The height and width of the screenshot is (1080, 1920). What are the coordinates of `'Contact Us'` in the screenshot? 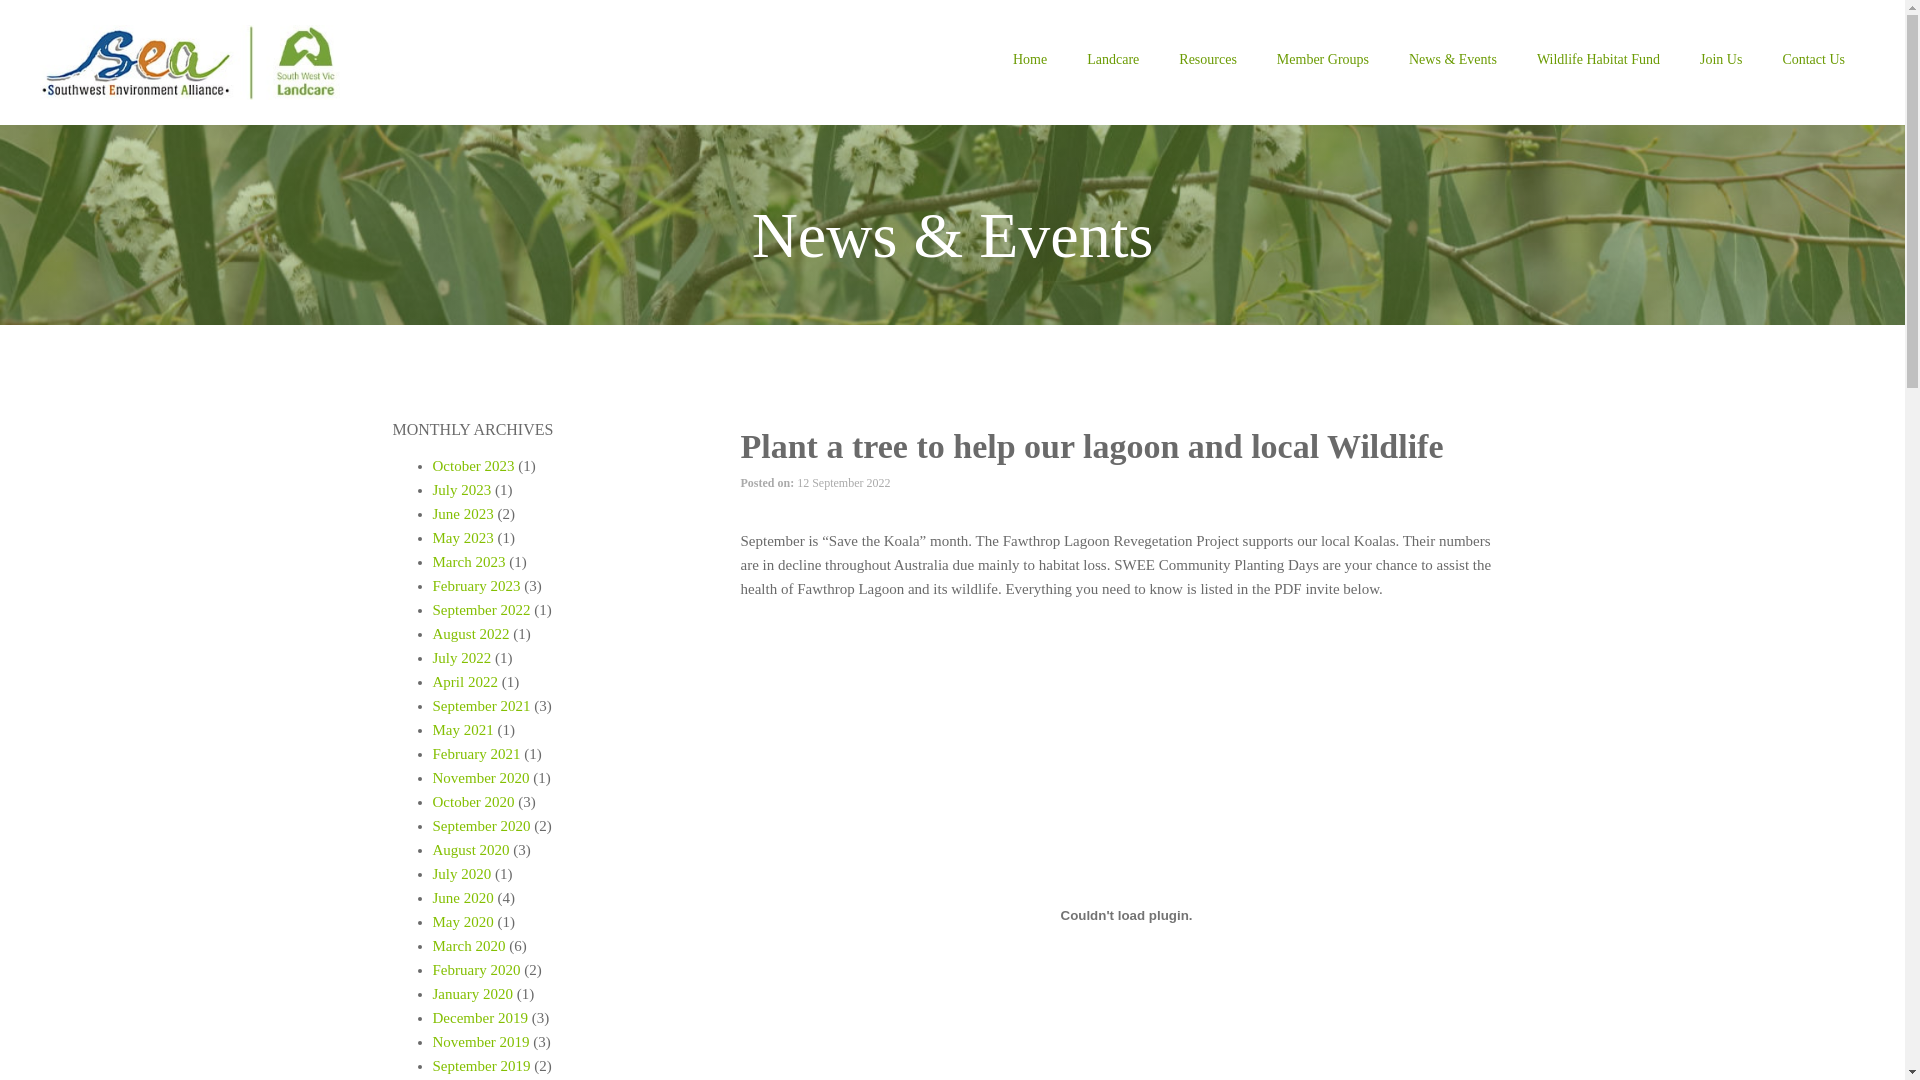 It's located at (1813, 61).